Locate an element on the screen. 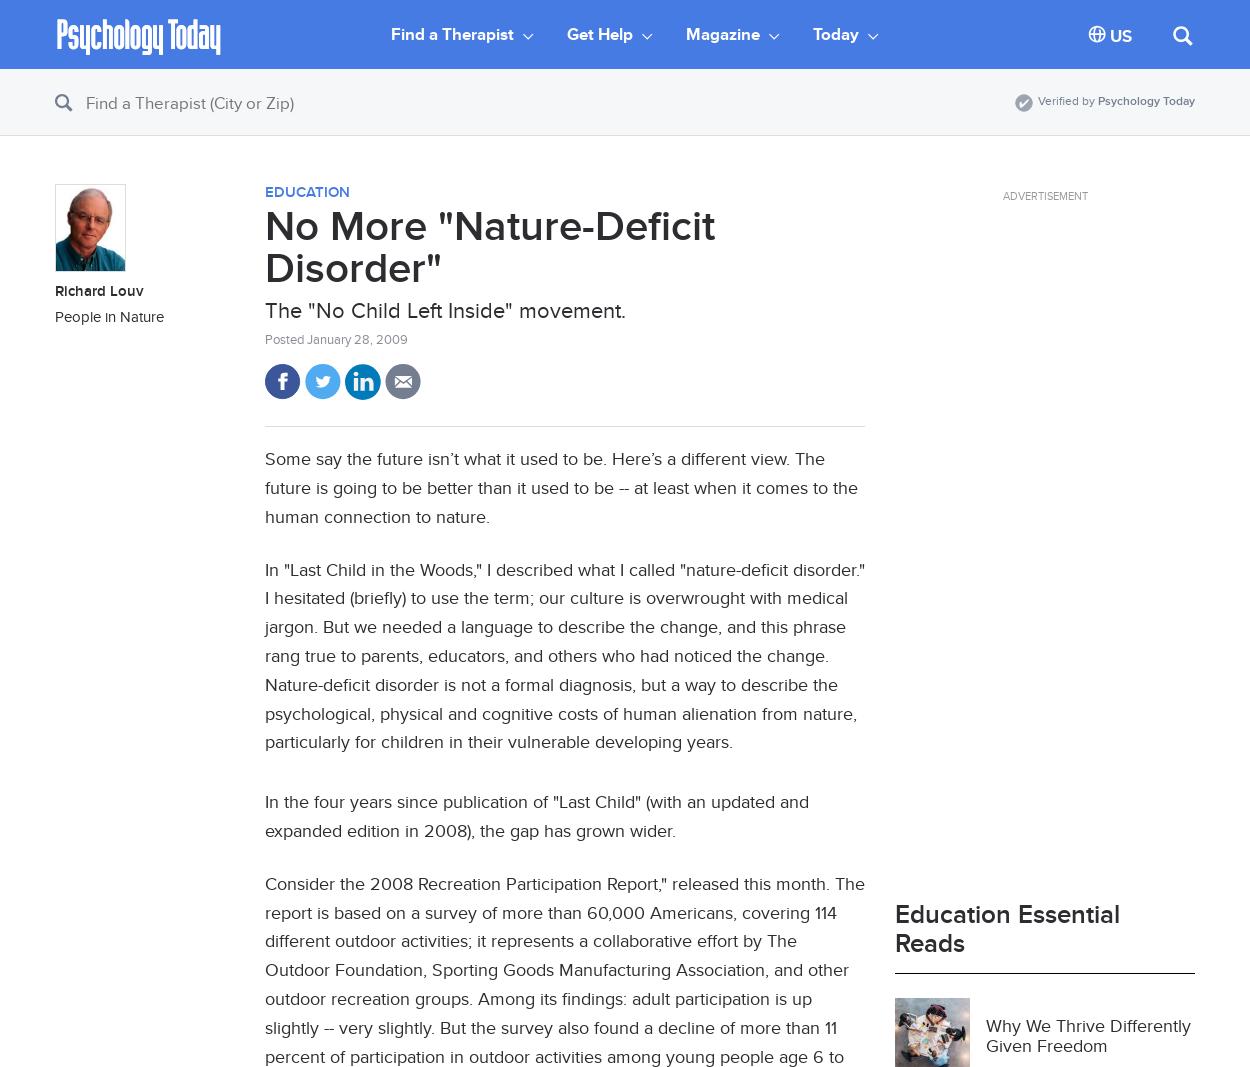 This screenshot has height=1067, width=1250. 'In "Last Child in the Woods," I described what I called "nature-deficit disorder." I hesitated (briefly) to use the term; our culture is overwrought with medical jargon. But we needed a language to describe the change, and this phrase rang true to parents, educators, and others who had noticed the change. Nature-deficit disorder is not a formal diagnosis, but a way to describe the psychological, physical and cognitive costs of human alienation from nature, particularly for children in their vulnerable developing years.' is located at coordinates (564, 655).